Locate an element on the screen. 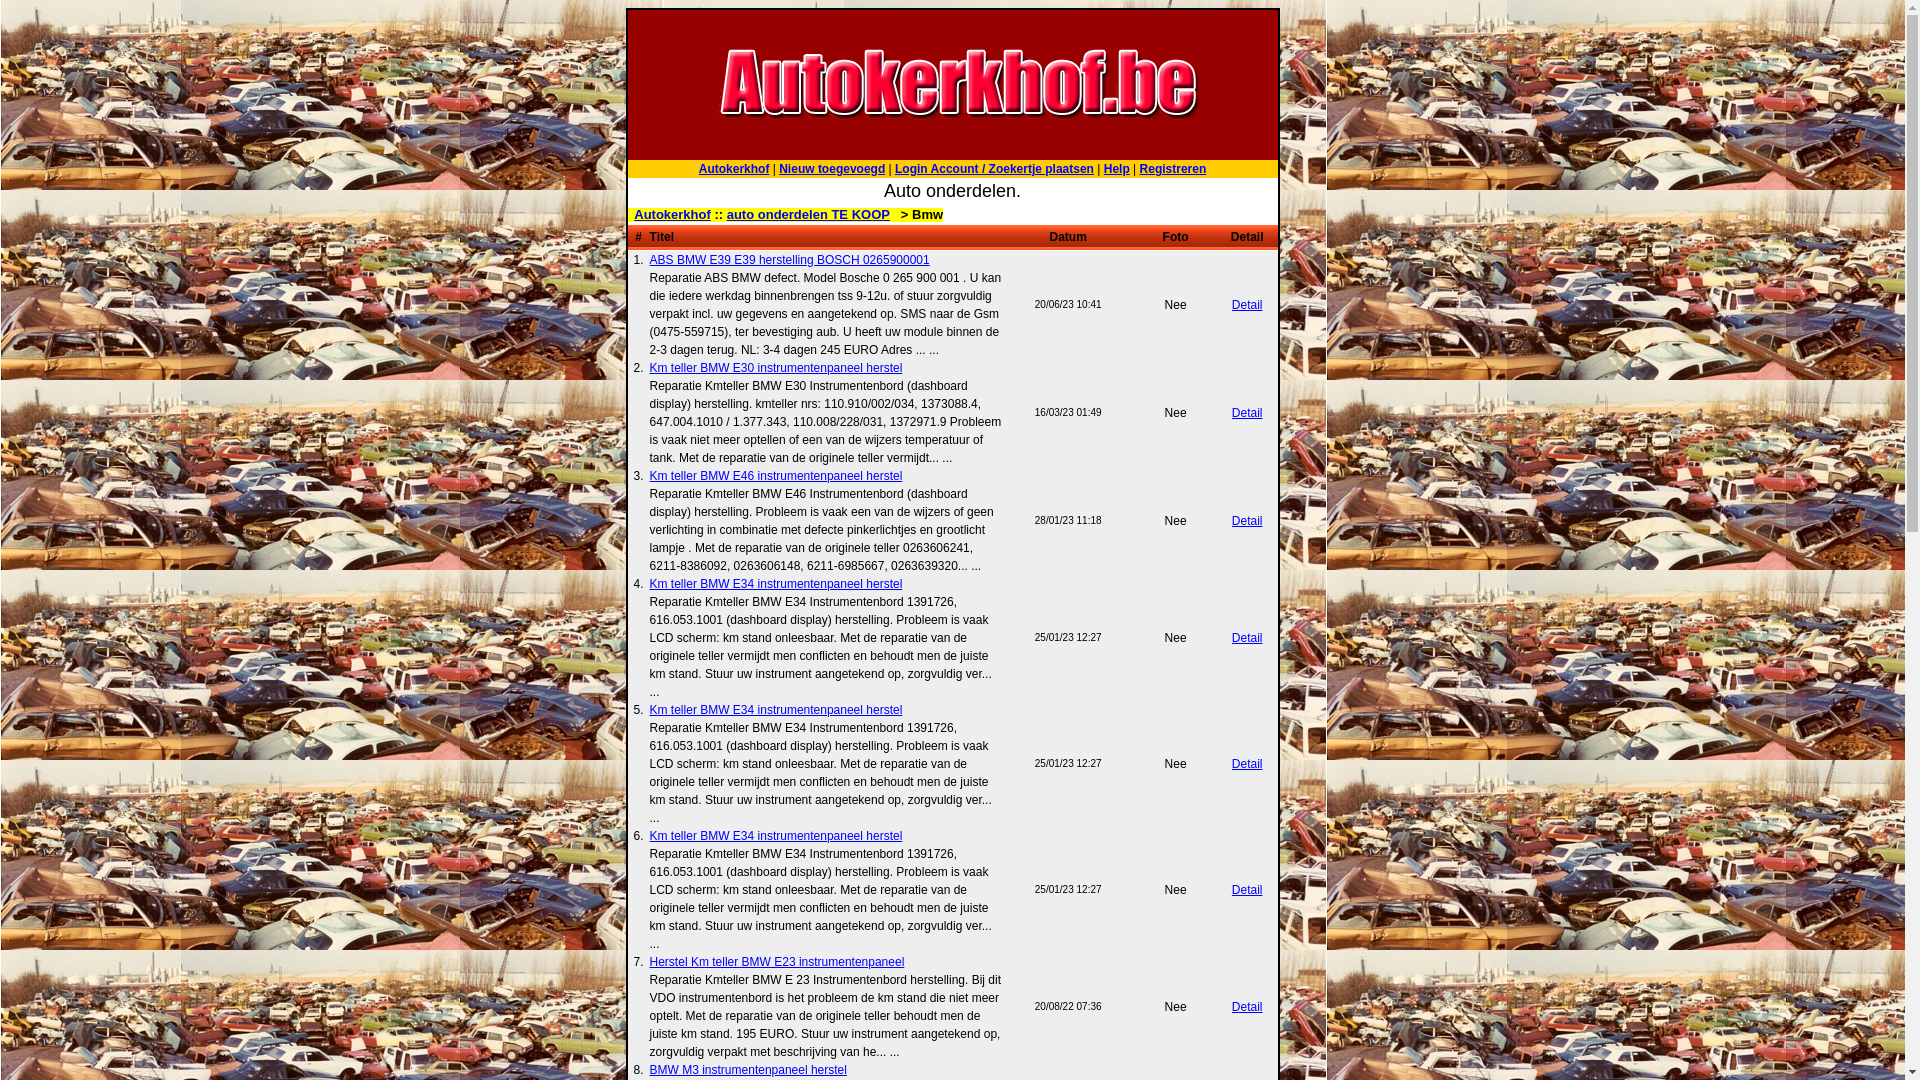 Image resolution: width=1920 pixels, height=1080 pixels. 'auto onderdelen TE KOOP' is located at coordinates (808, 214).